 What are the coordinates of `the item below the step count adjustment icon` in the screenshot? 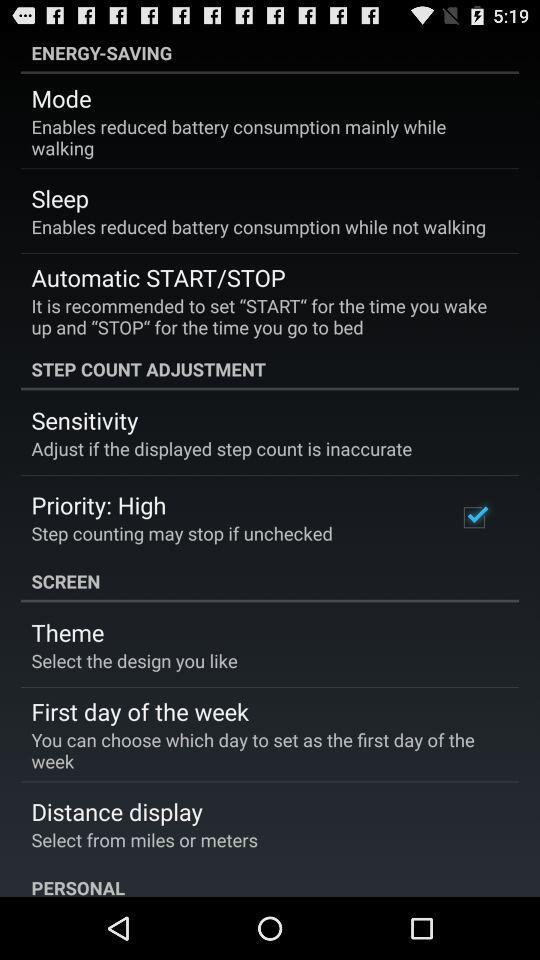 It's located at (473, 516).